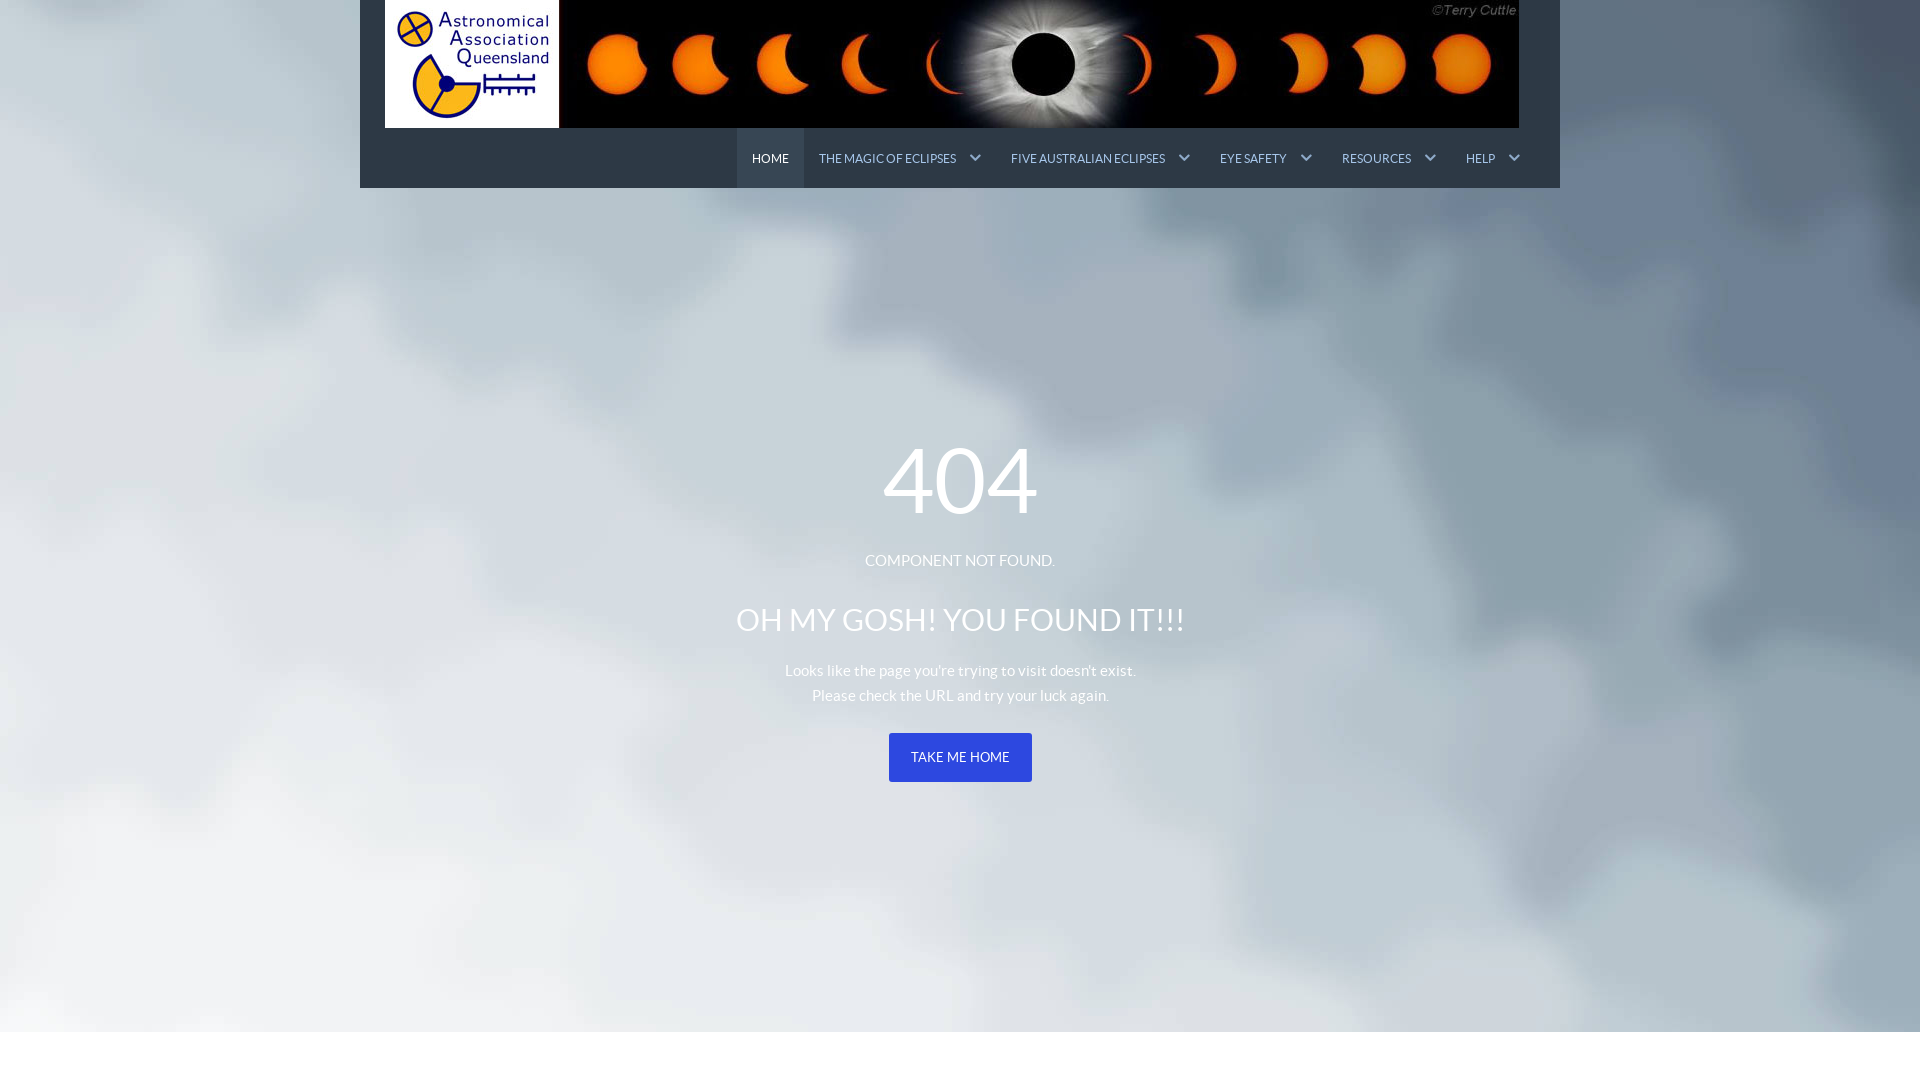 This screenshot has width=1920, height=1080. I want to click on 'THE MAGIC OF ECLIPSES', so click(899, 157).